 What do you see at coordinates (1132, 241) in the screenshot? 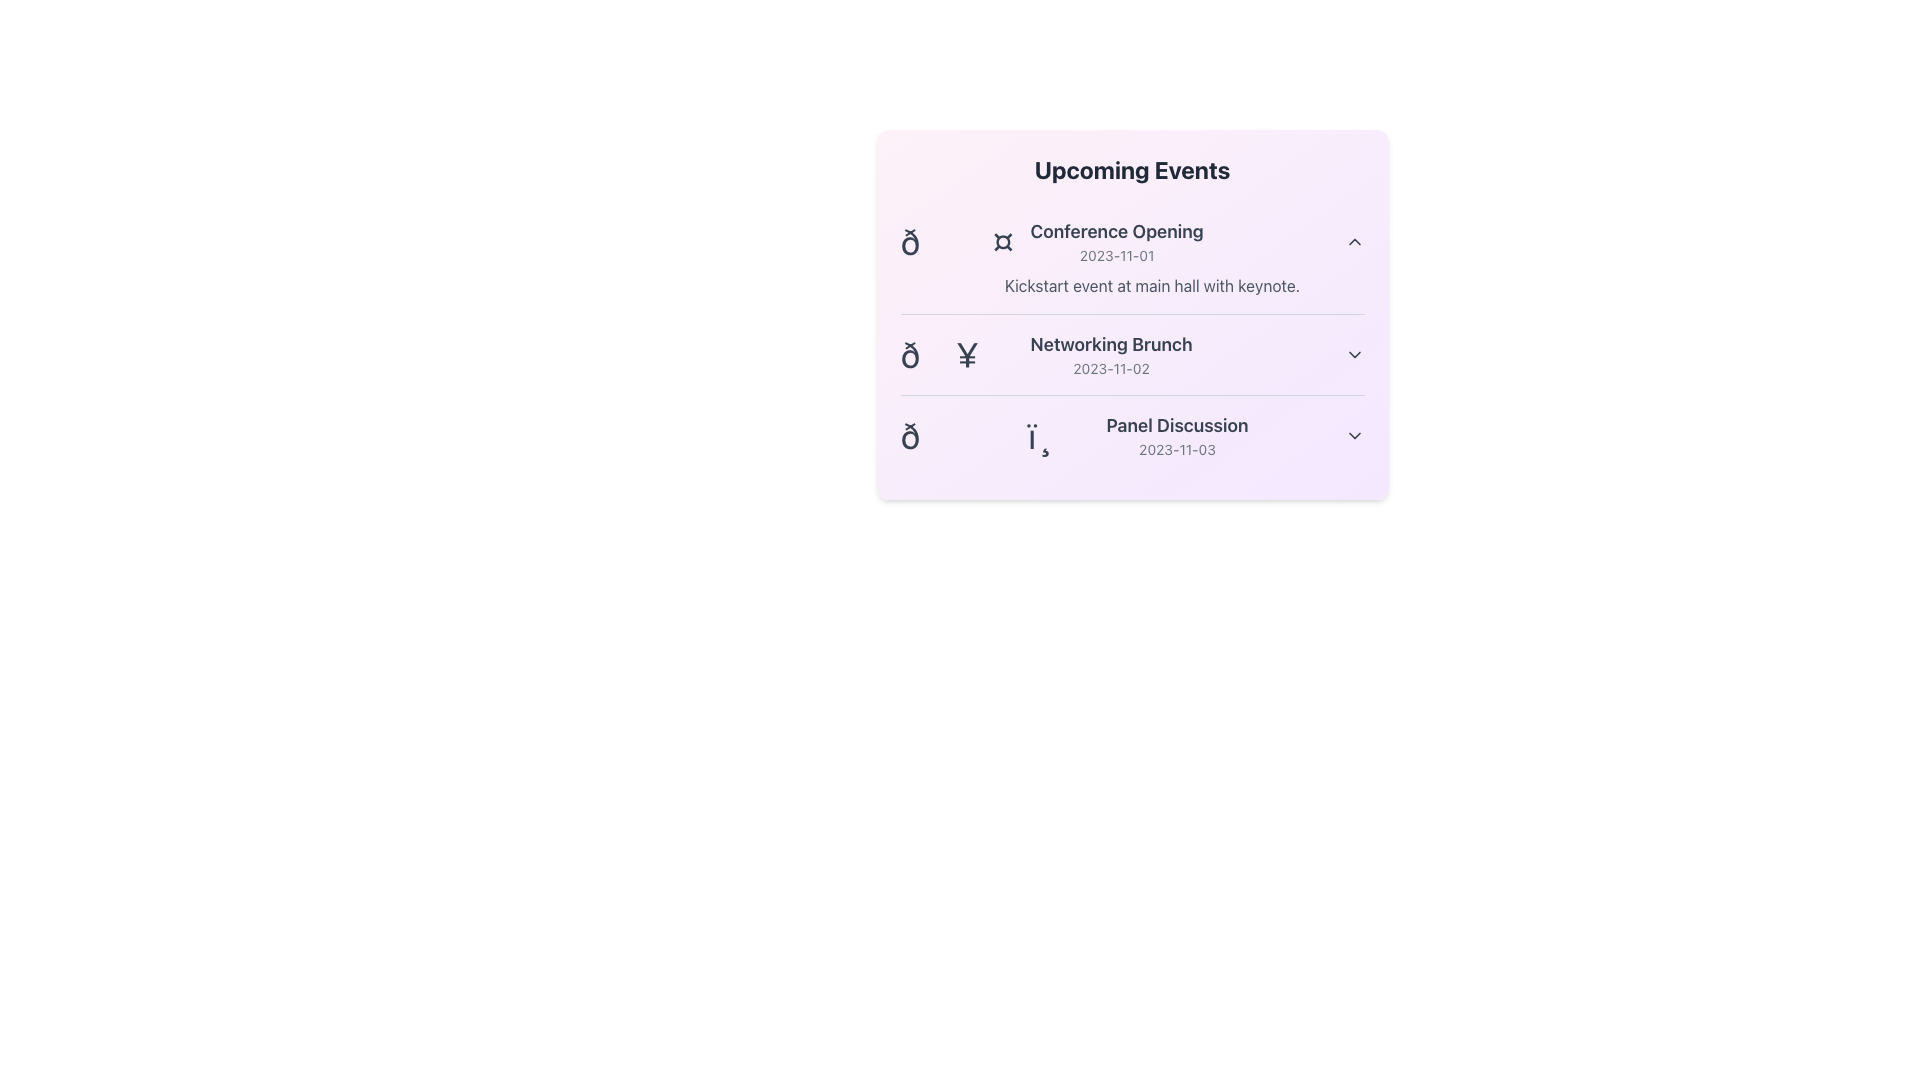
I see `the 'Conference Opening' title in the Collapsible Section Header` at bounding box center [1132, 241].